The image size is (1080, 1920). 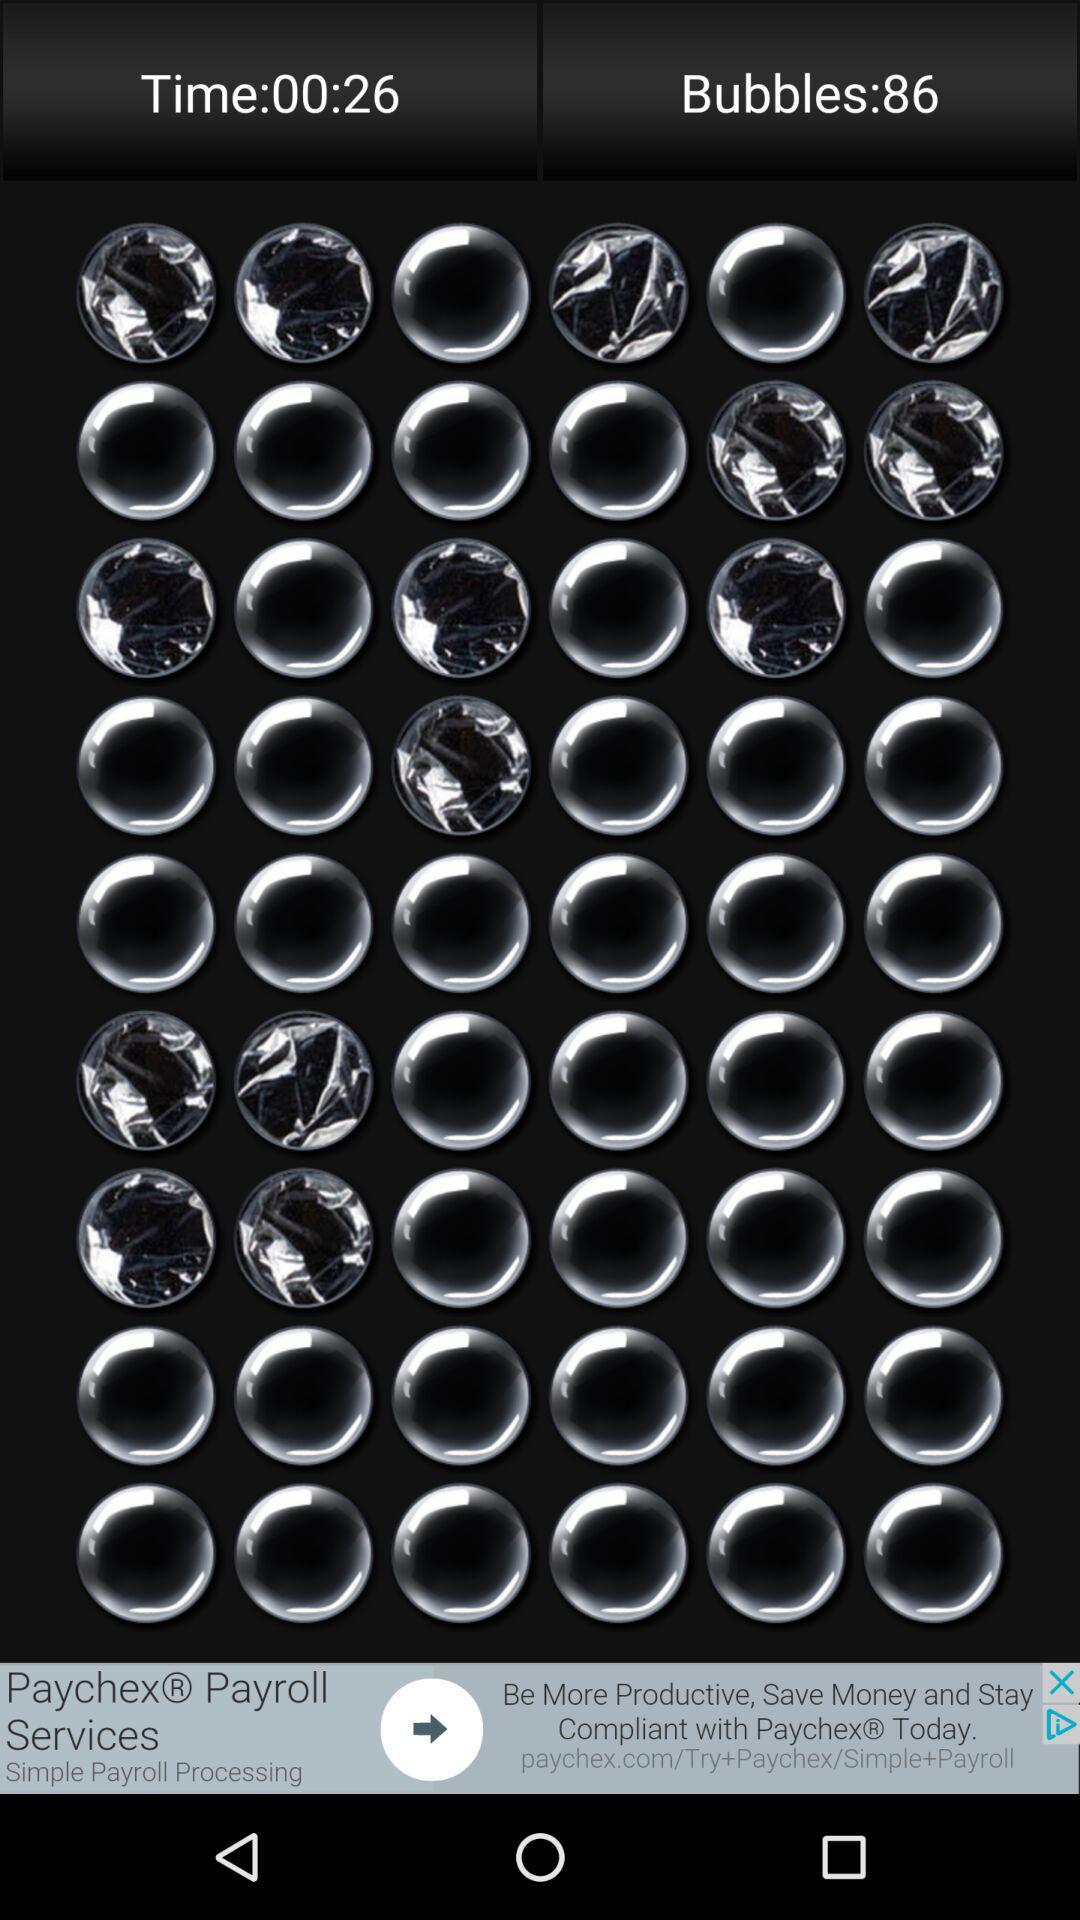 I want to click on the refresh icon, so click(x=775, y=1156).